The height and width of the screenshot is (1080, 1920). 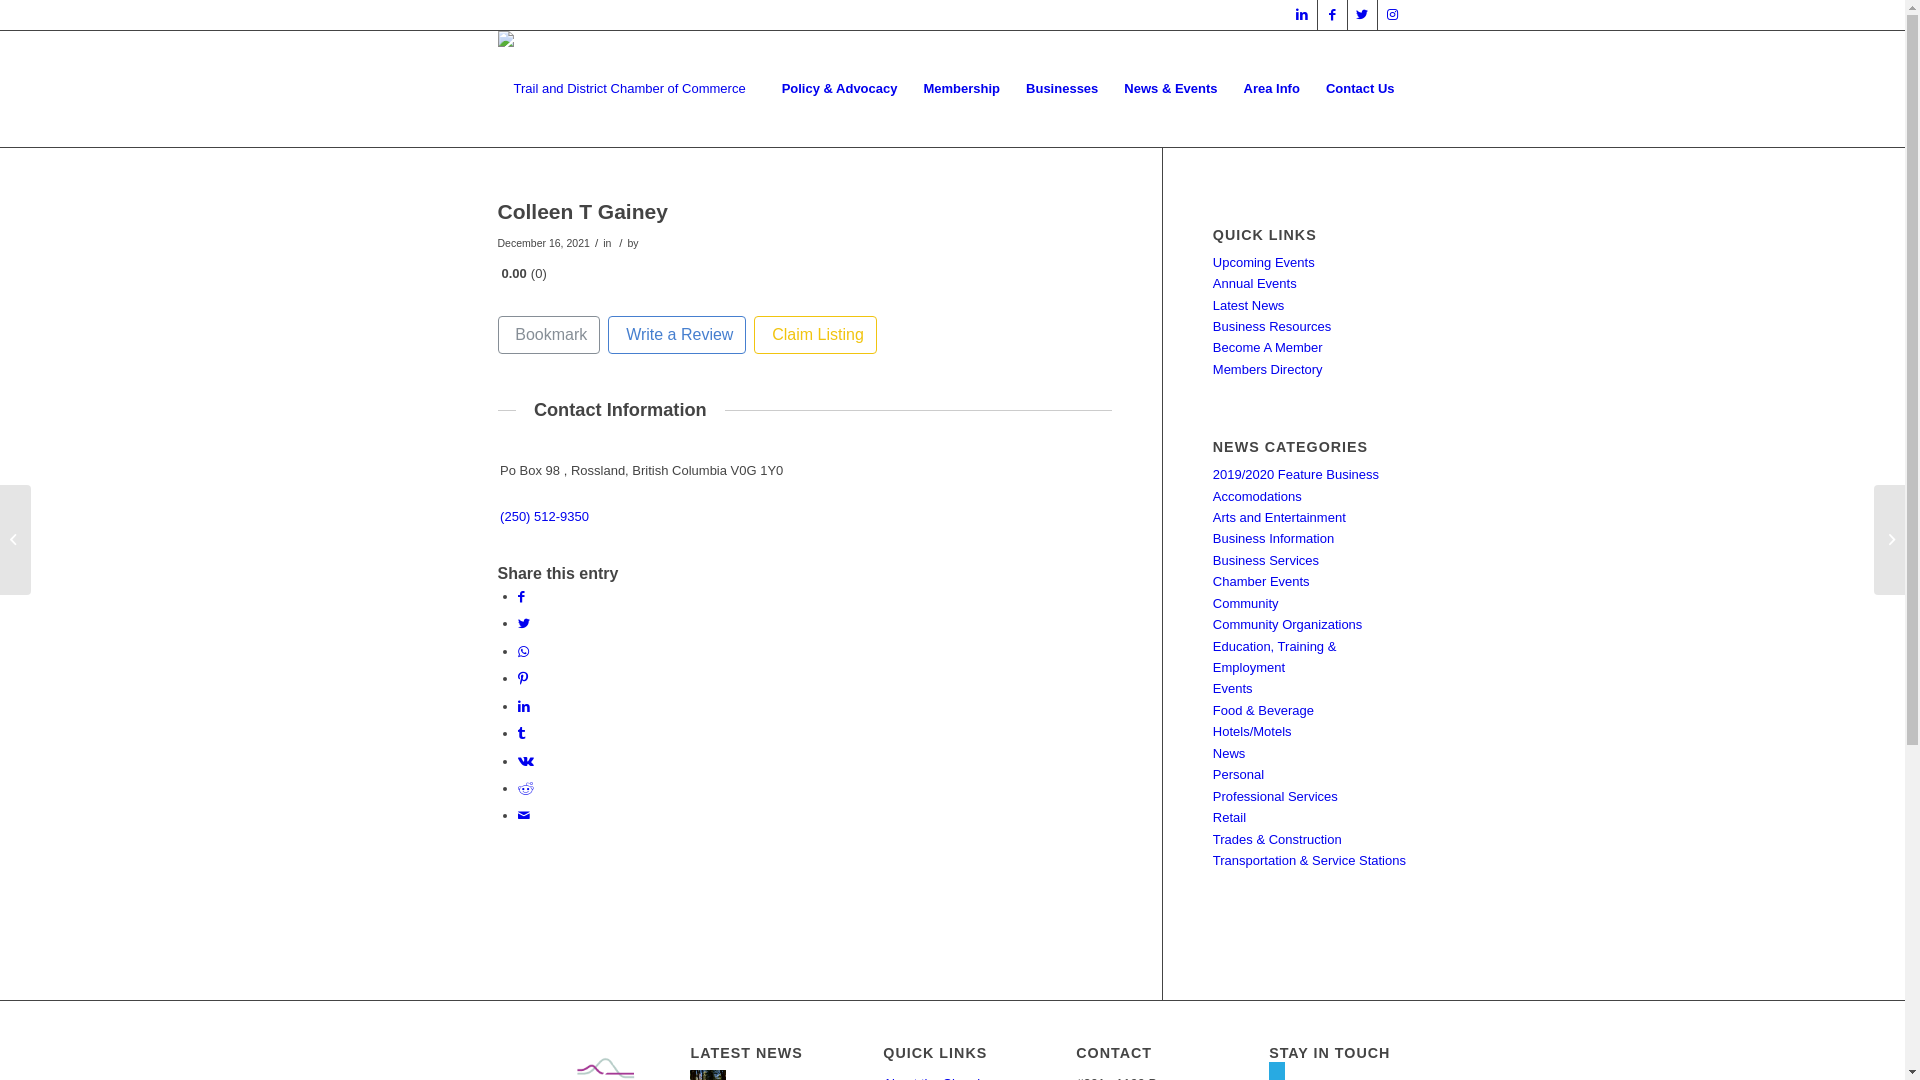 I want to click on 'Business Resources', so click(x=1271, y=325).